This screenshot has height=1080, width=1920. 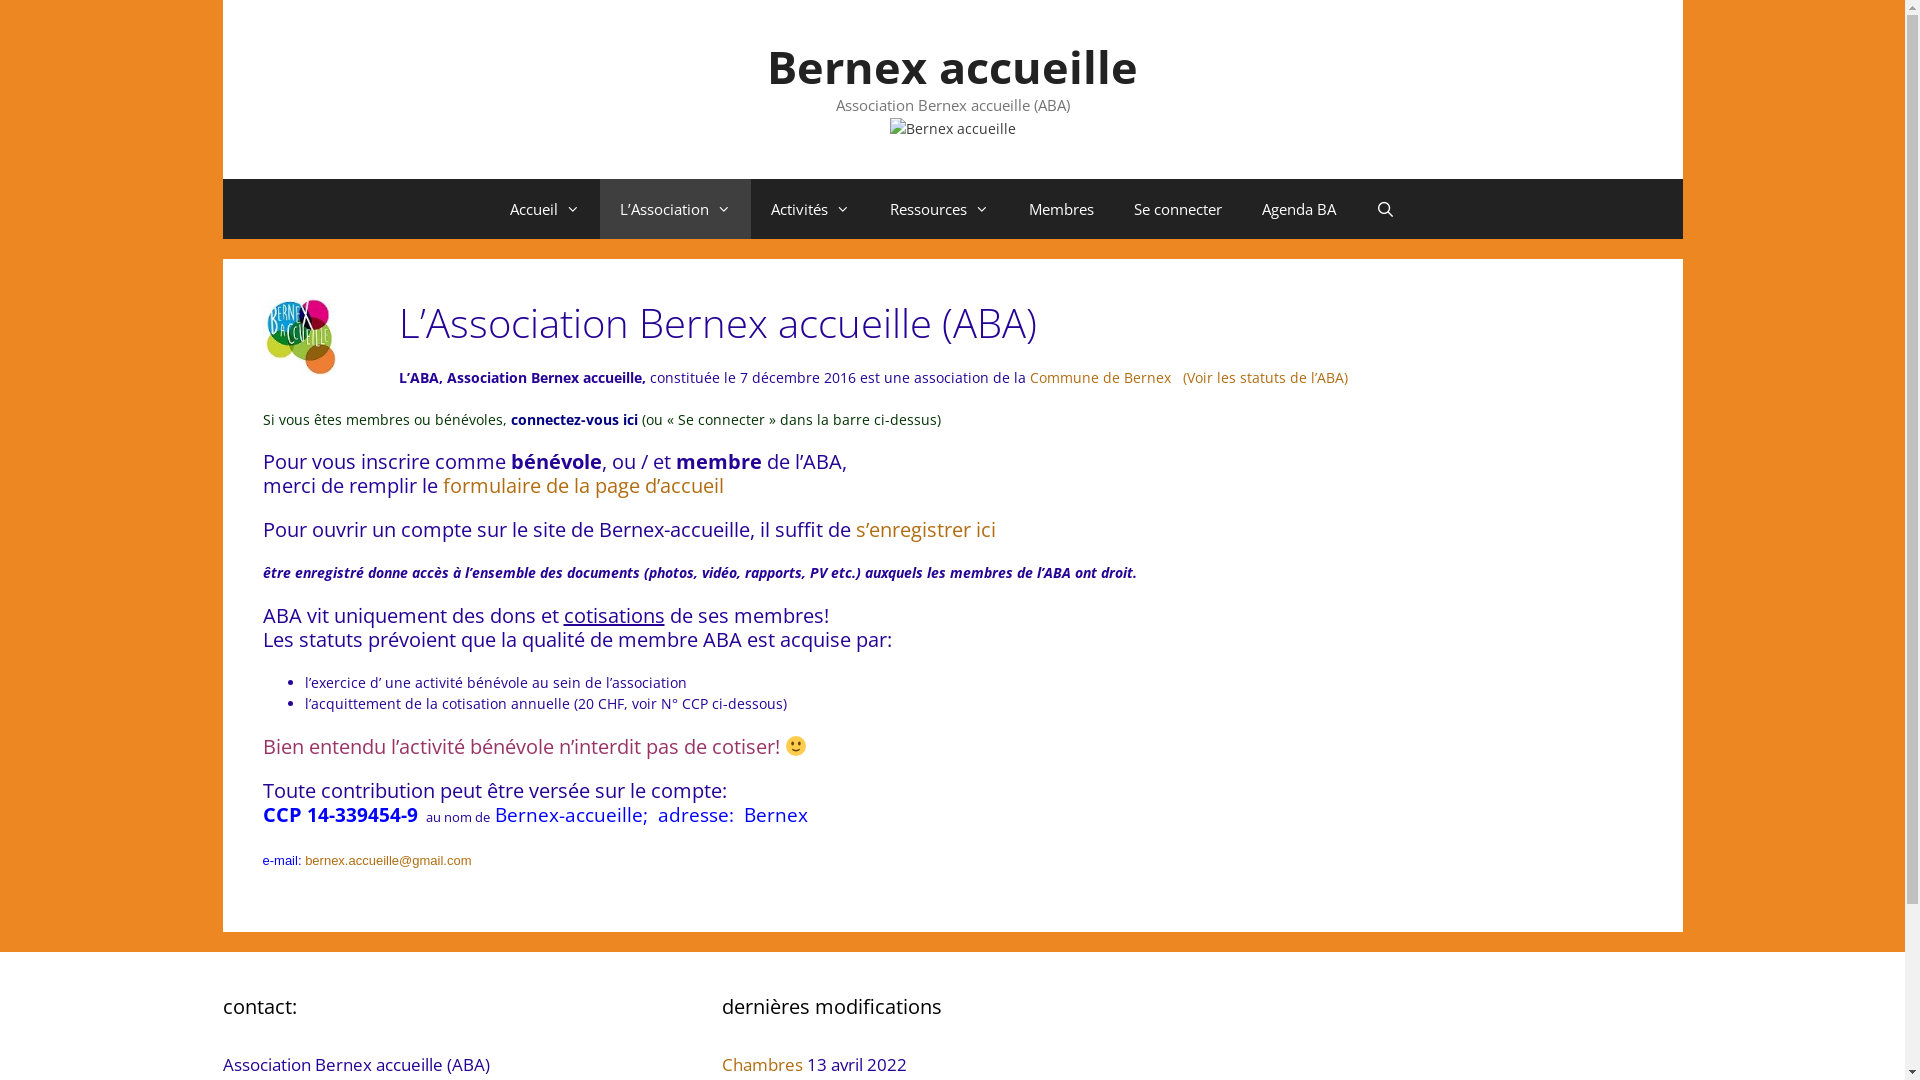 What do you see at coordinates (1060, 208) in the screenshot?
I see `'Membres'` at bounding box center [1060, 208].